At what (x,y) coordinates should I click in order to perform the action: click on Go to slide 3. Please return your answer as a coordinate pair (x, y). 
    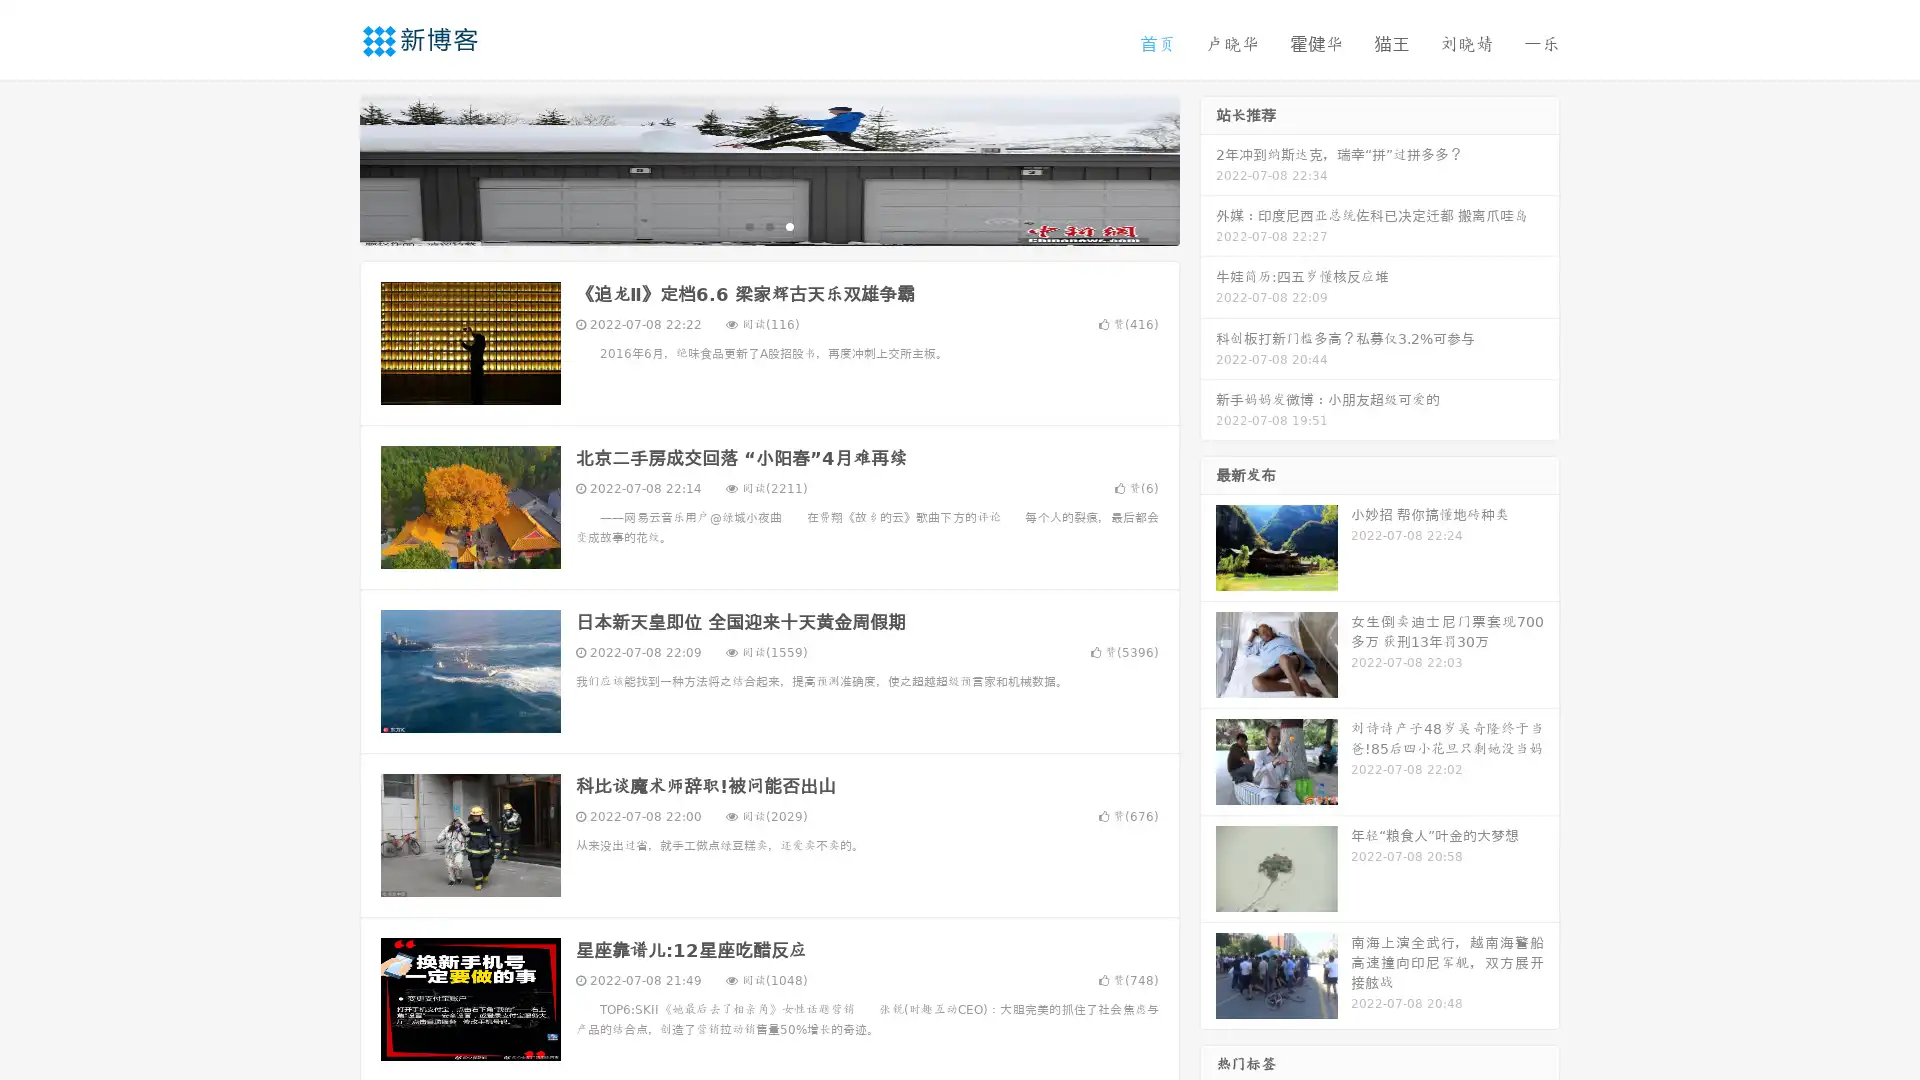
    Looking at the image, I should click on (789, 225).